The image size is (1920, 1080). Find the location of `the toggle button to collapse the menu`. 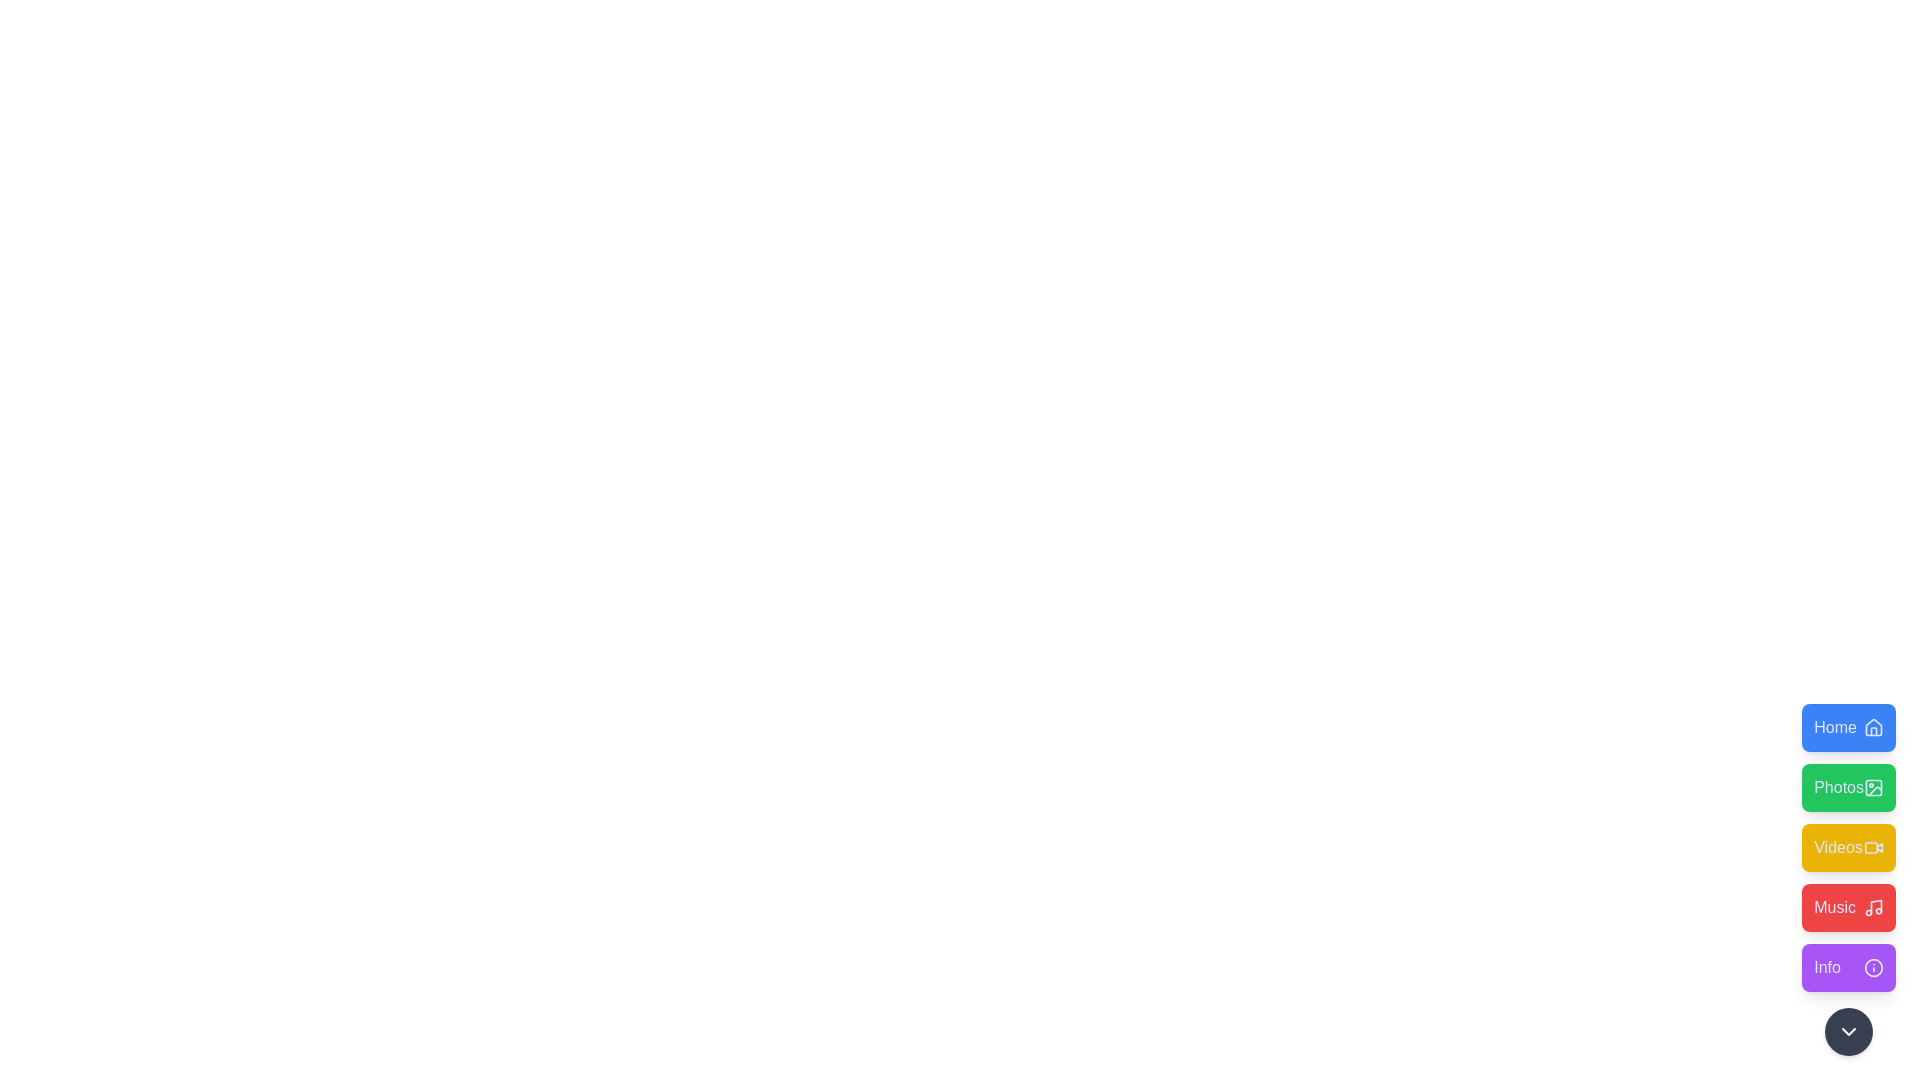

the toggle button to collapse the menu is located at coordinates (1848, 1032).